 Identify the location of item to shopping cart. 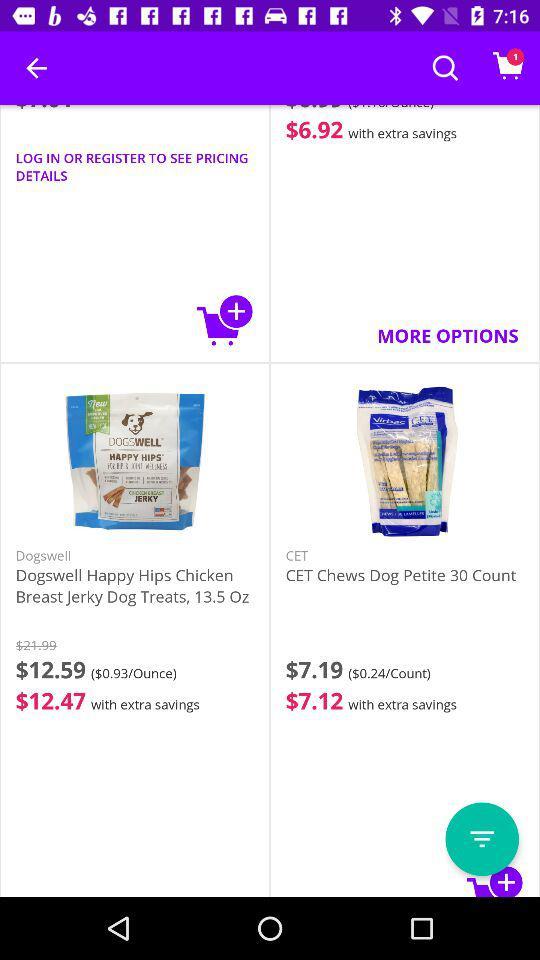
(224, 320).